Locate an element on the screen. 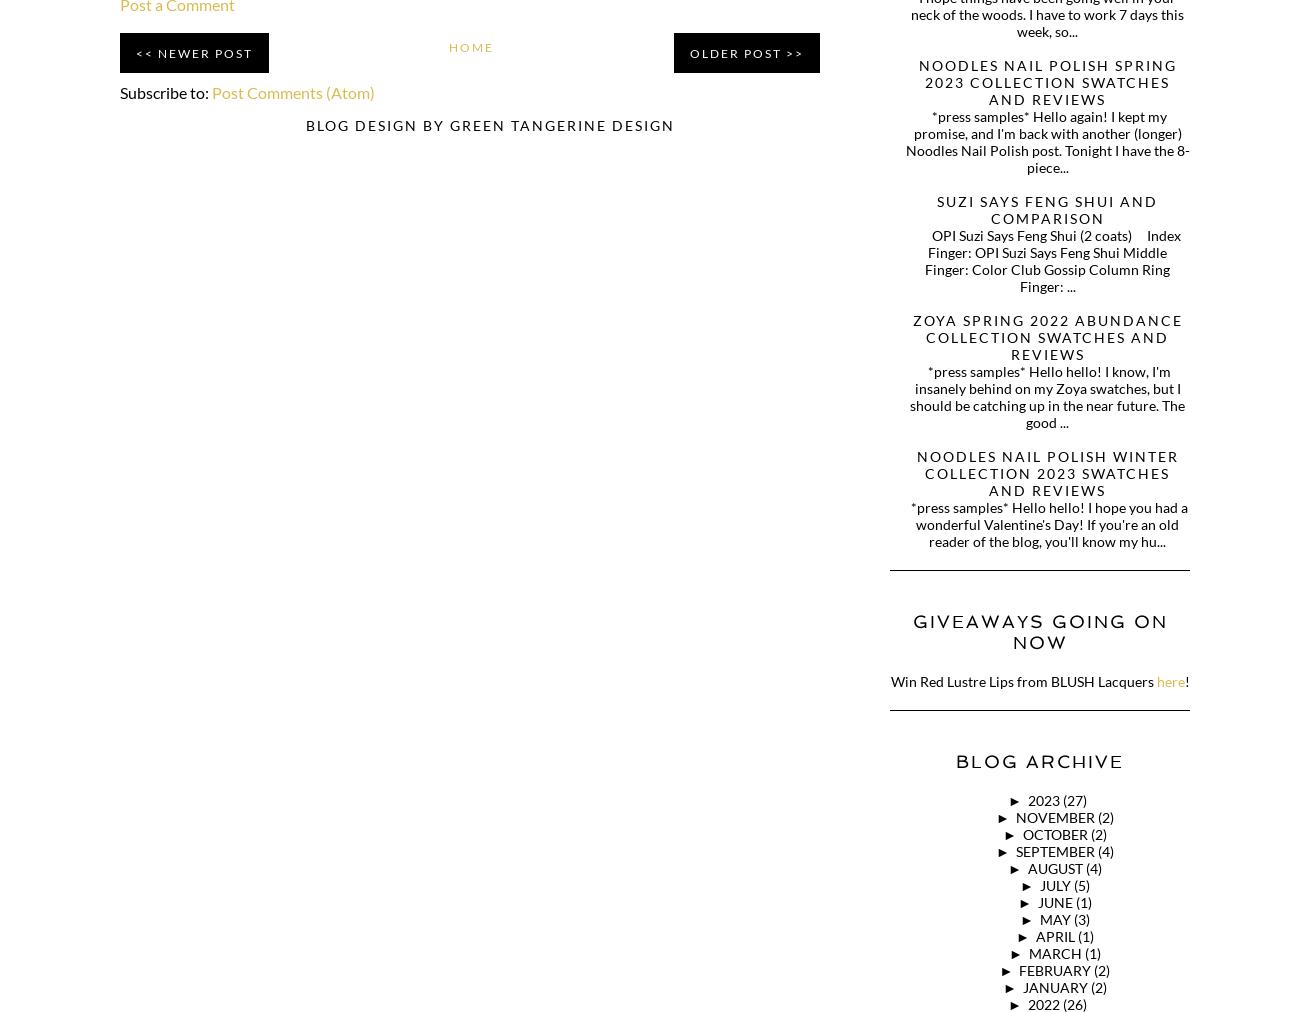 The height and width of the screenshot is (1012, 1300). 'GREEN TANGERINE DESIGN' is located at coordinates (448, 123).